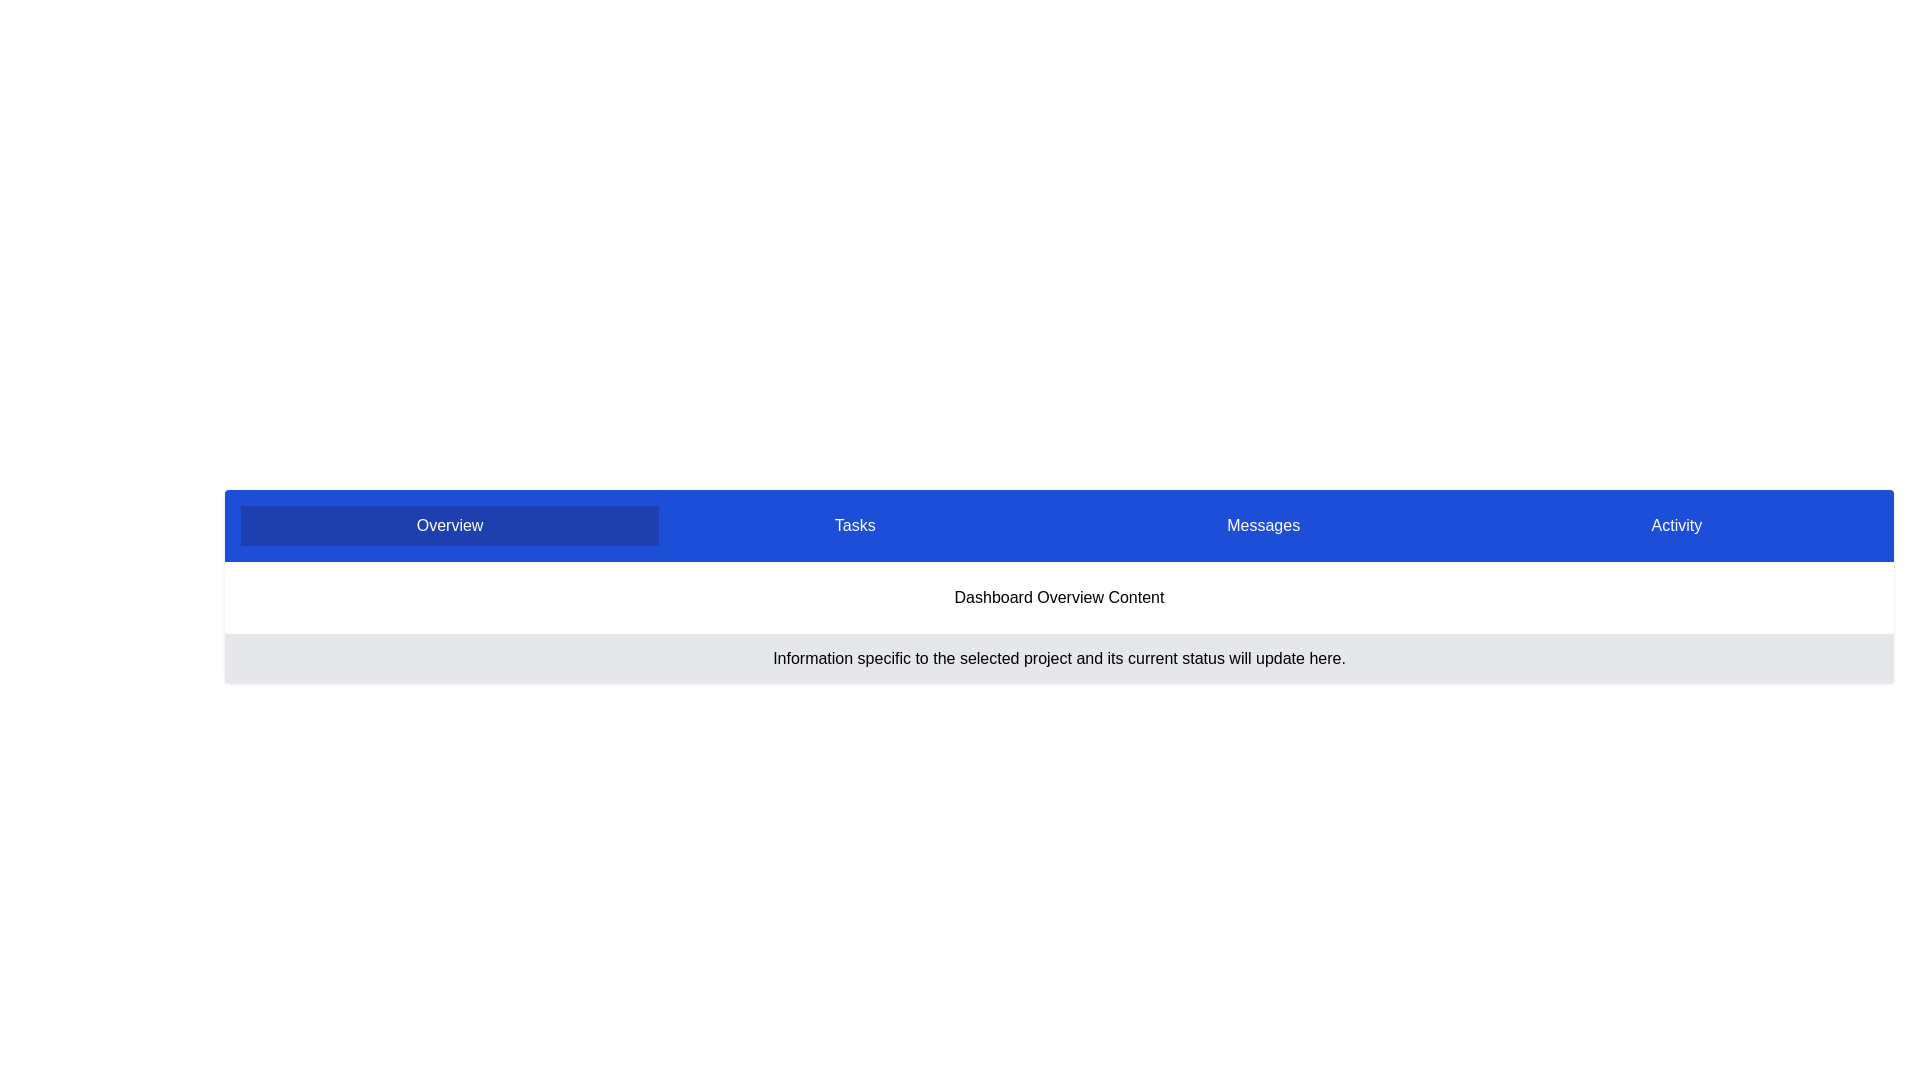 The width and height of the screenshot is (1920, 1080). What do you see at coordinates (1261, 524) in the screenshot?
I see `the tab labeled 'Messages'` at bounding box center [1261, 524].